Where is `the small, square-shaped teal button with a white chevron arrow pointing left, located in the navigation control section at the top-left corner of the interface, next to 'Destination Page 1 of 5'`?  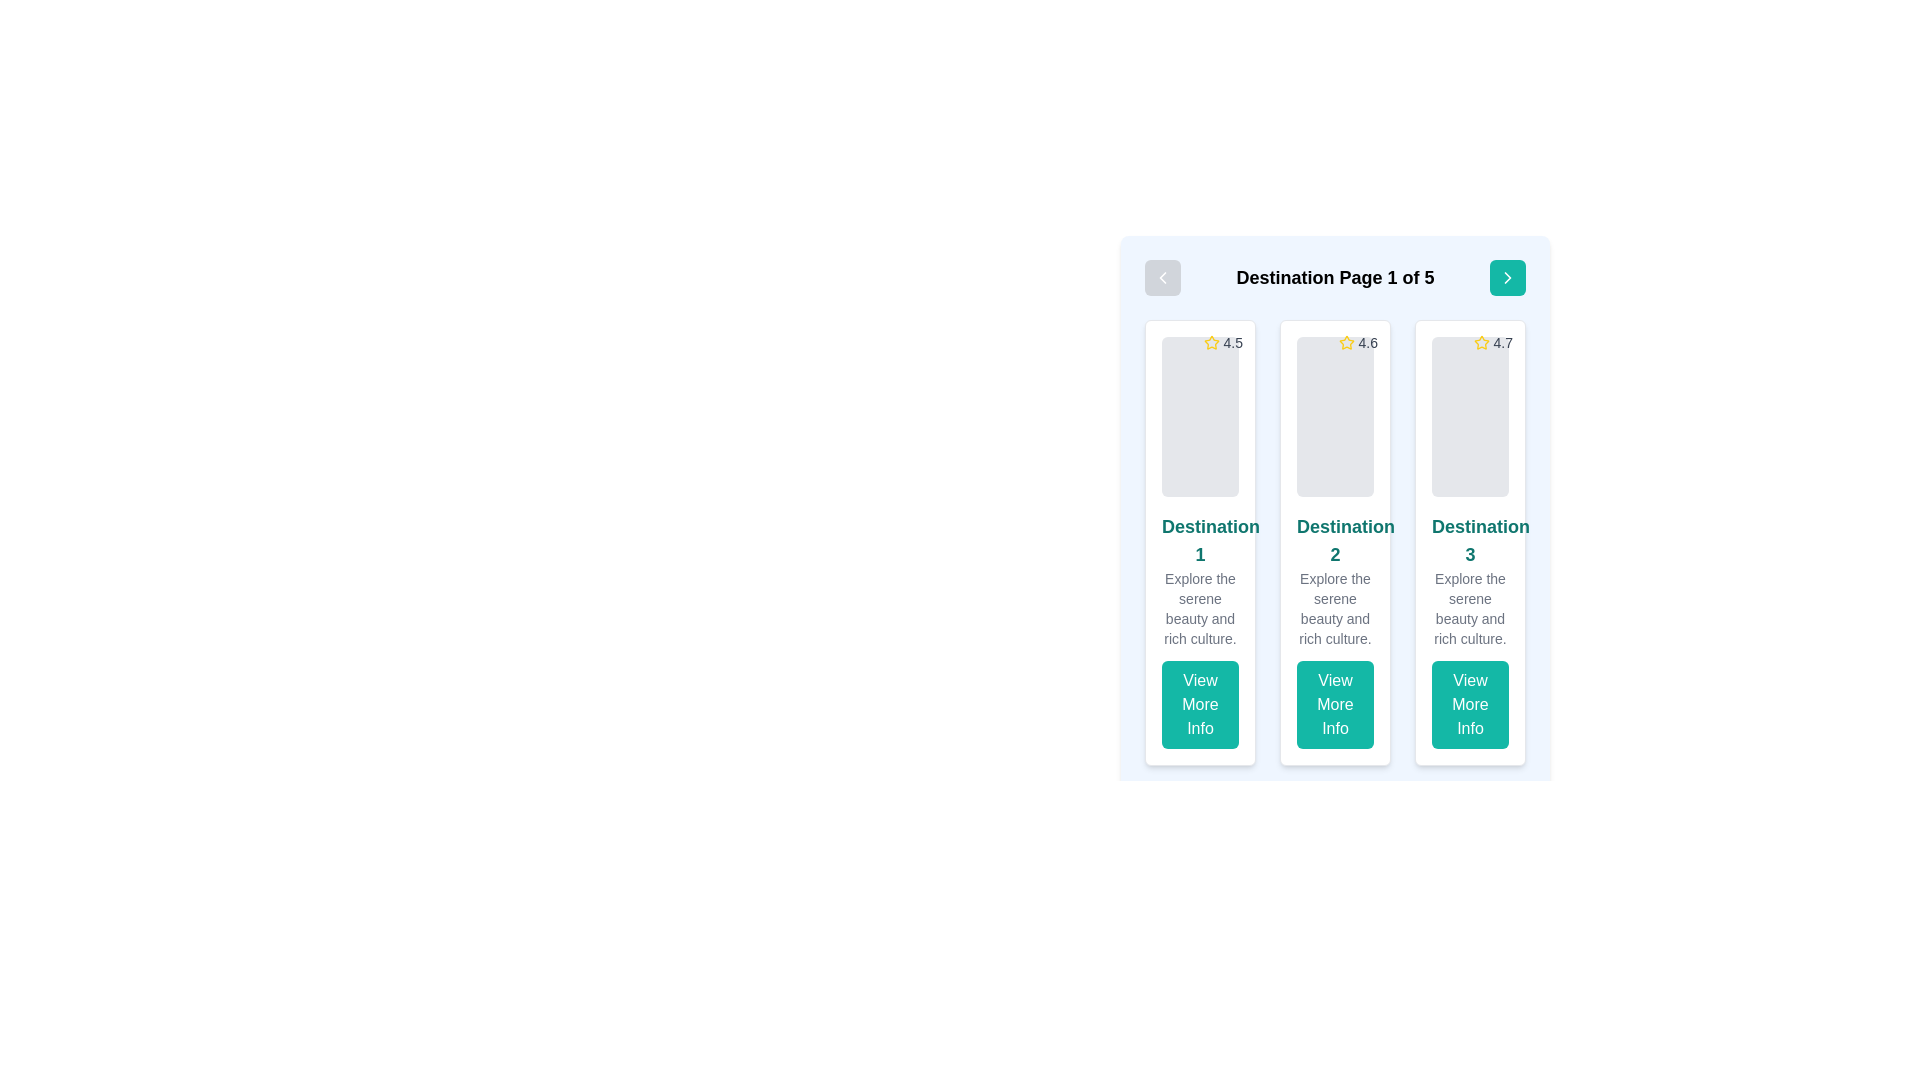 the small, square-shaped teal button with a white chevron arrow pointing left, located in the navigation control section at the top-left corner of the interface, next to 'Destination Page 1 of 5' is located at coordinates (1162, 277).